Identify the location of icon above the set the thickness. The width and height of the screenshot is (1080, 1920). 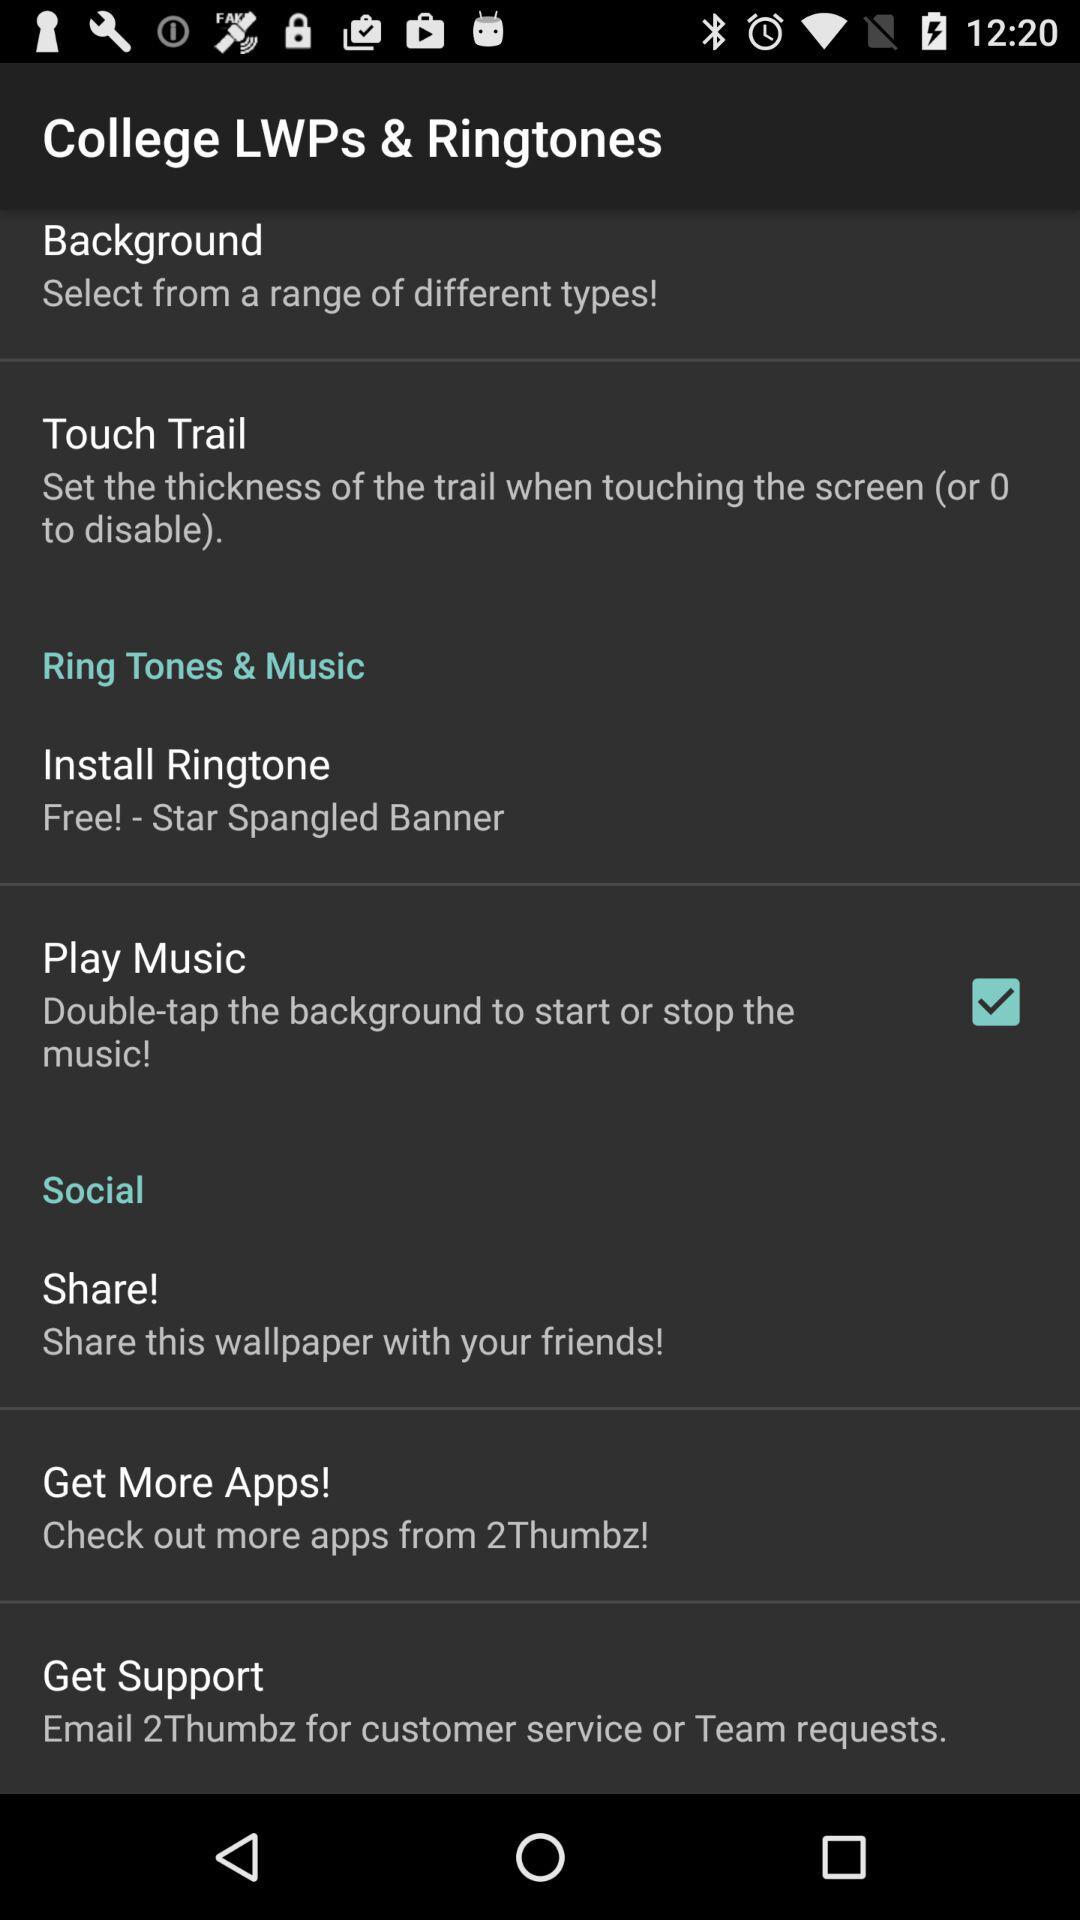
(143, 431).